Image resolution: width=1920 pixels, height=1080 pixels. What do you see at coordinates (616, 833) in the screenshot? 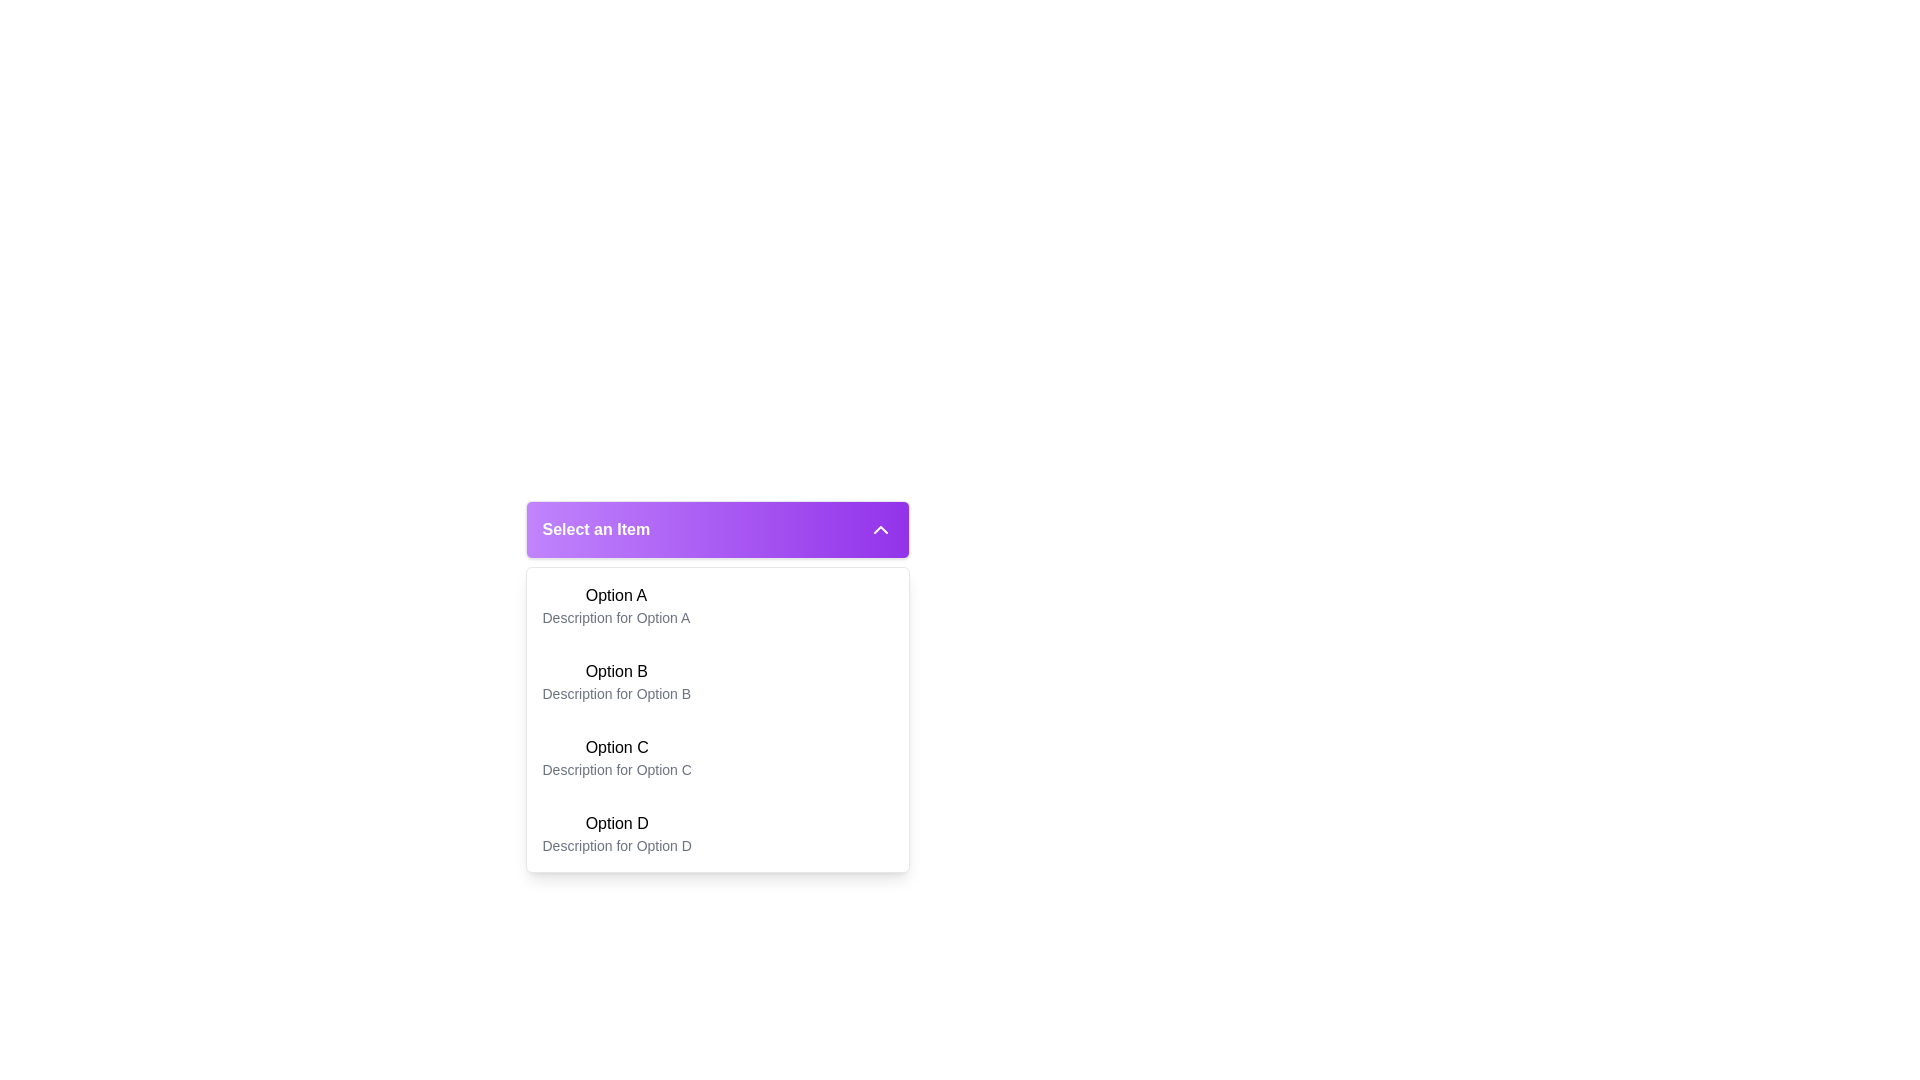
I see `the fourth selectable option in the dropdown menu, which provides details about the option through its description` at bounding box center [616, 833].